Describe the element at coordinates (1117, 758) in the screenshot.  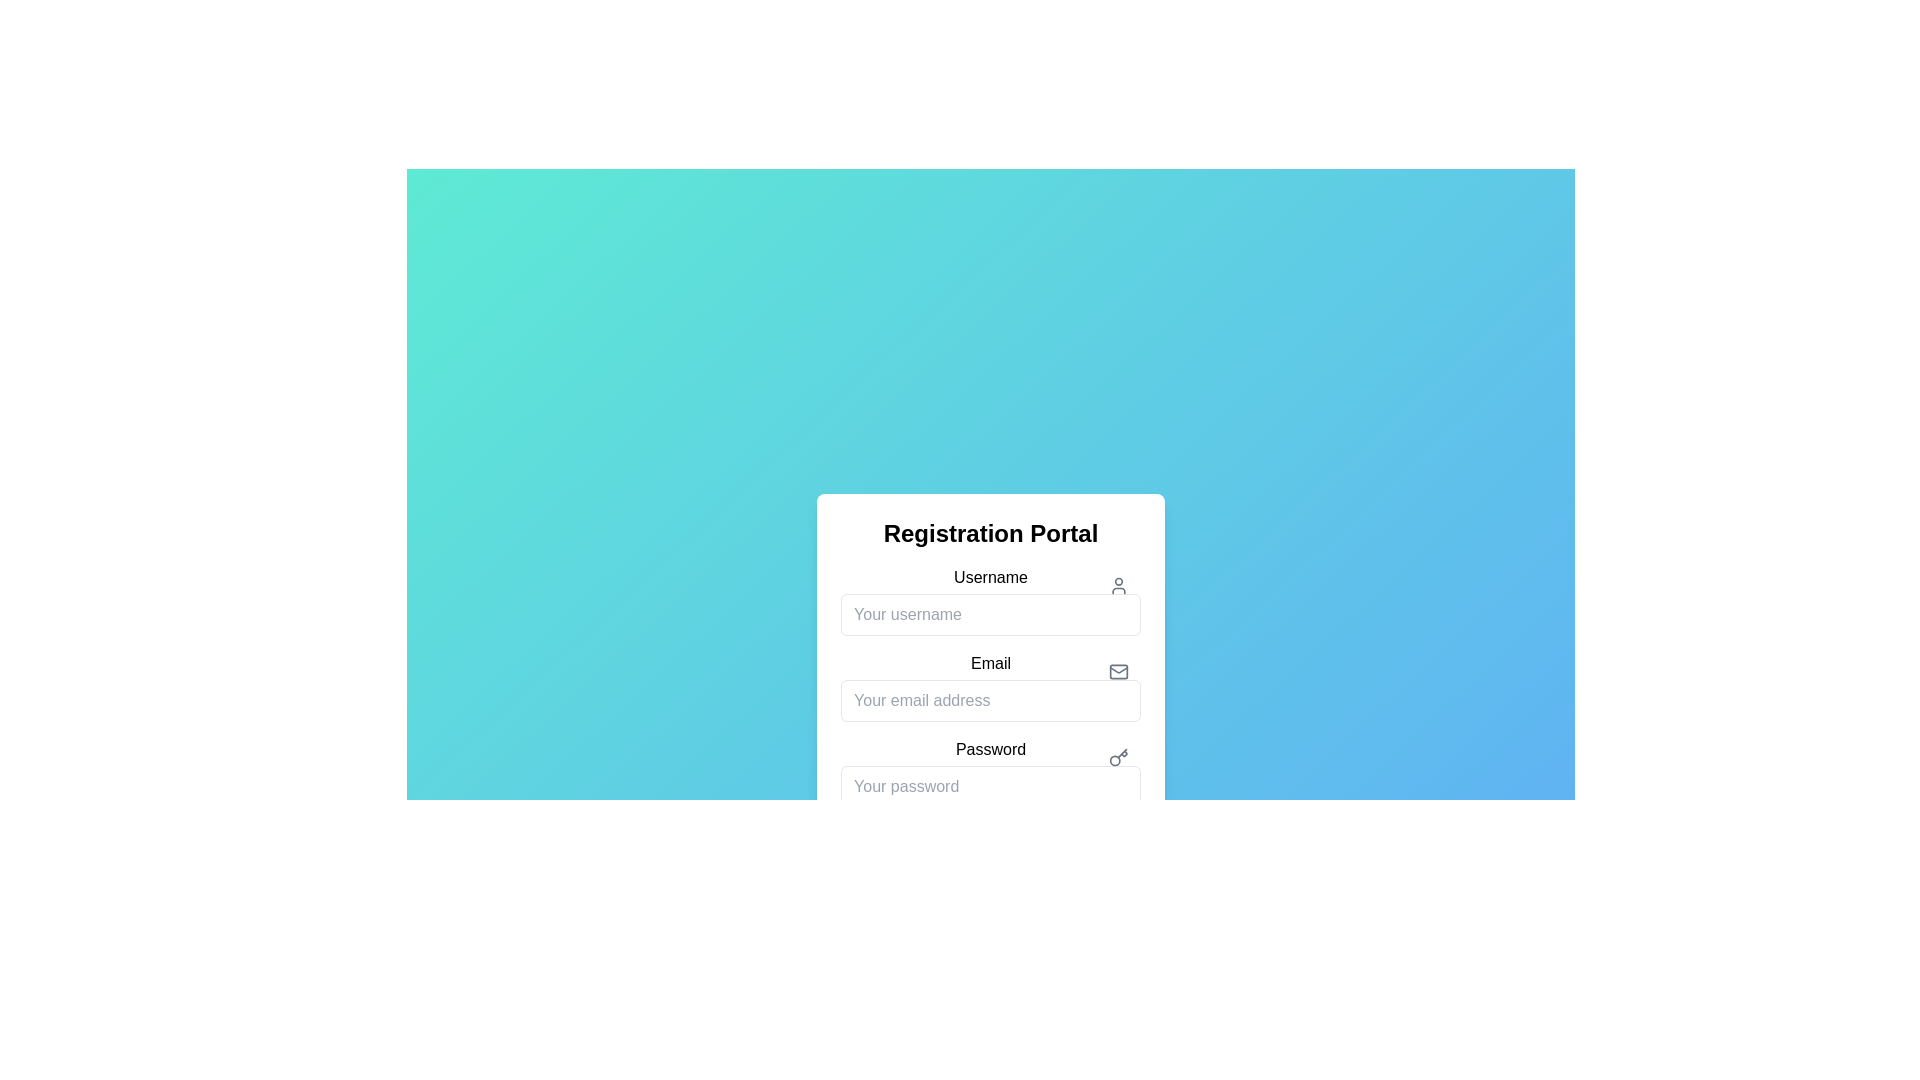
I see `the key icon located immediately to the right of the 'Your password' input field` at that location.